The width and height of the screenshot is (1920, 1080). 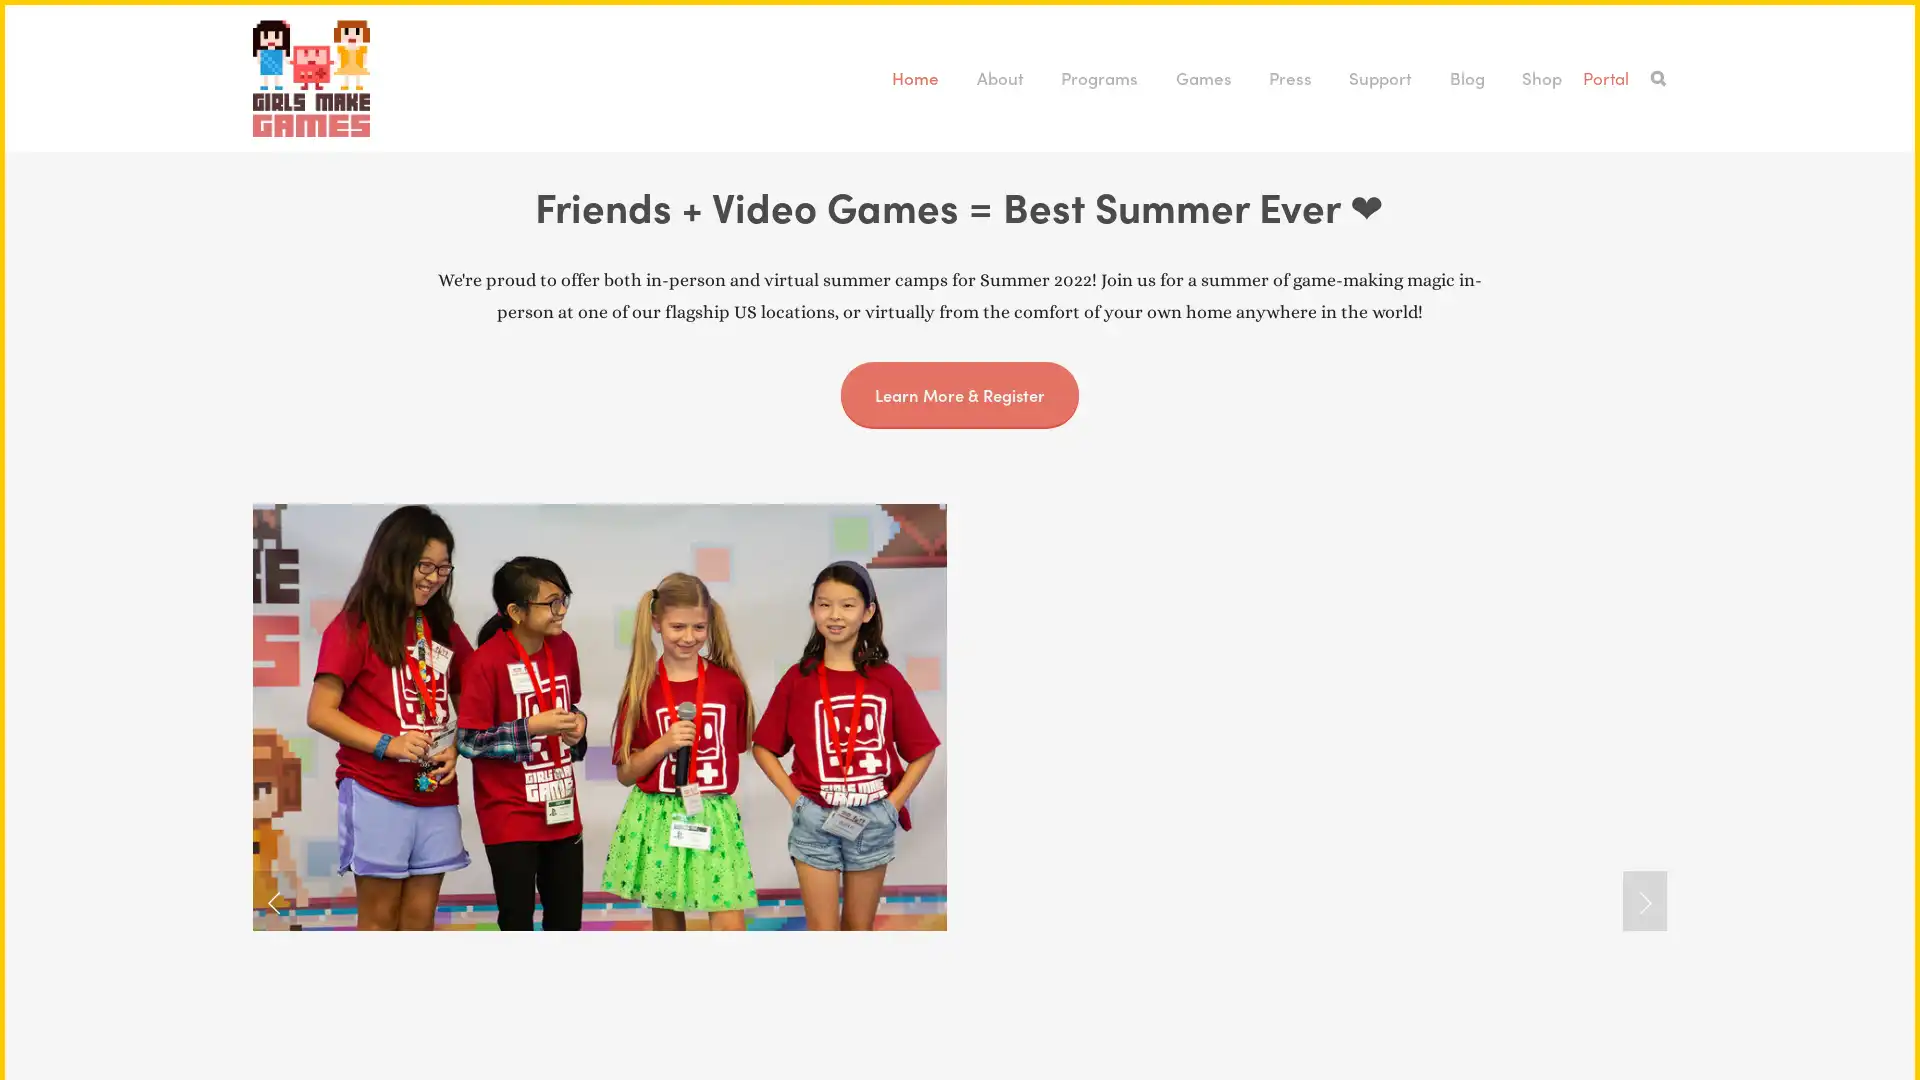 I want to click on Next Slide, so click(x=1645, y=901).